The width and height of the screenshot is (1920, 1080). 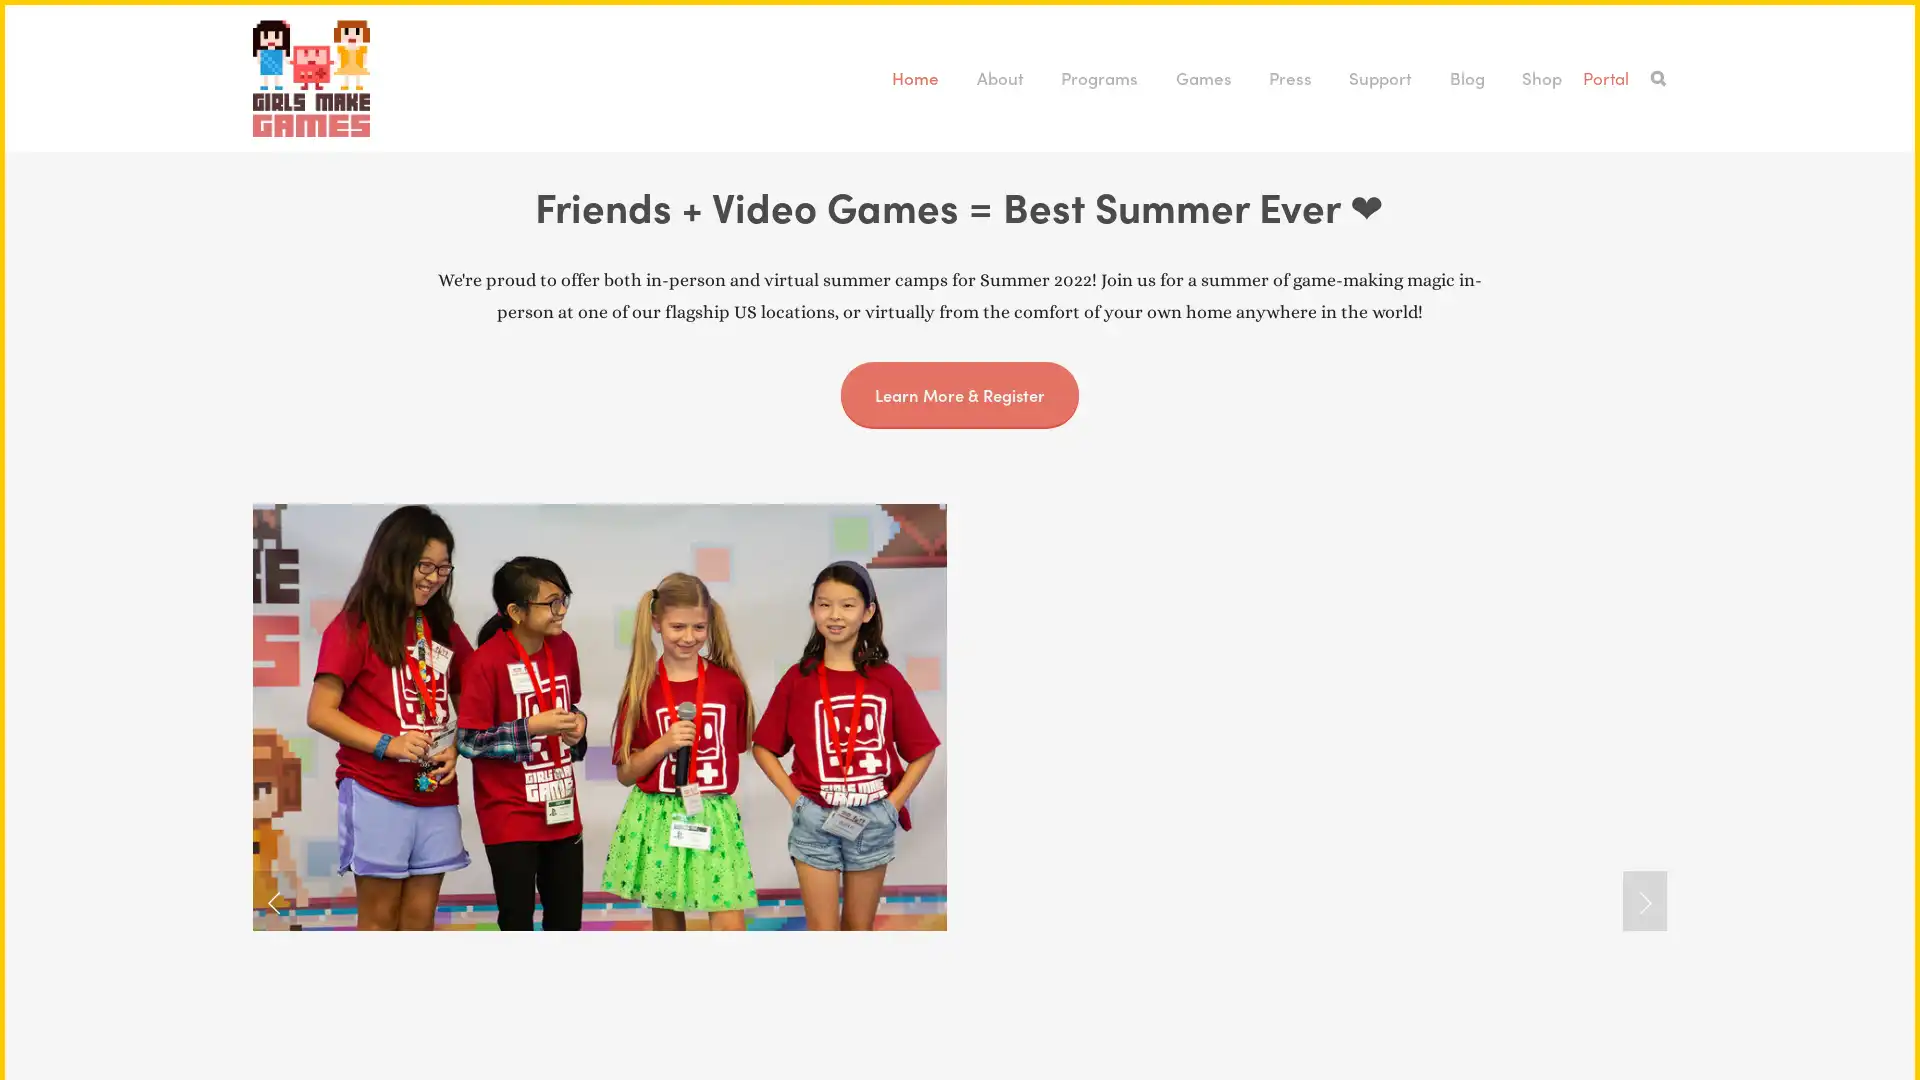 I want to click on Next Slide, so click(x=1645, y=901).